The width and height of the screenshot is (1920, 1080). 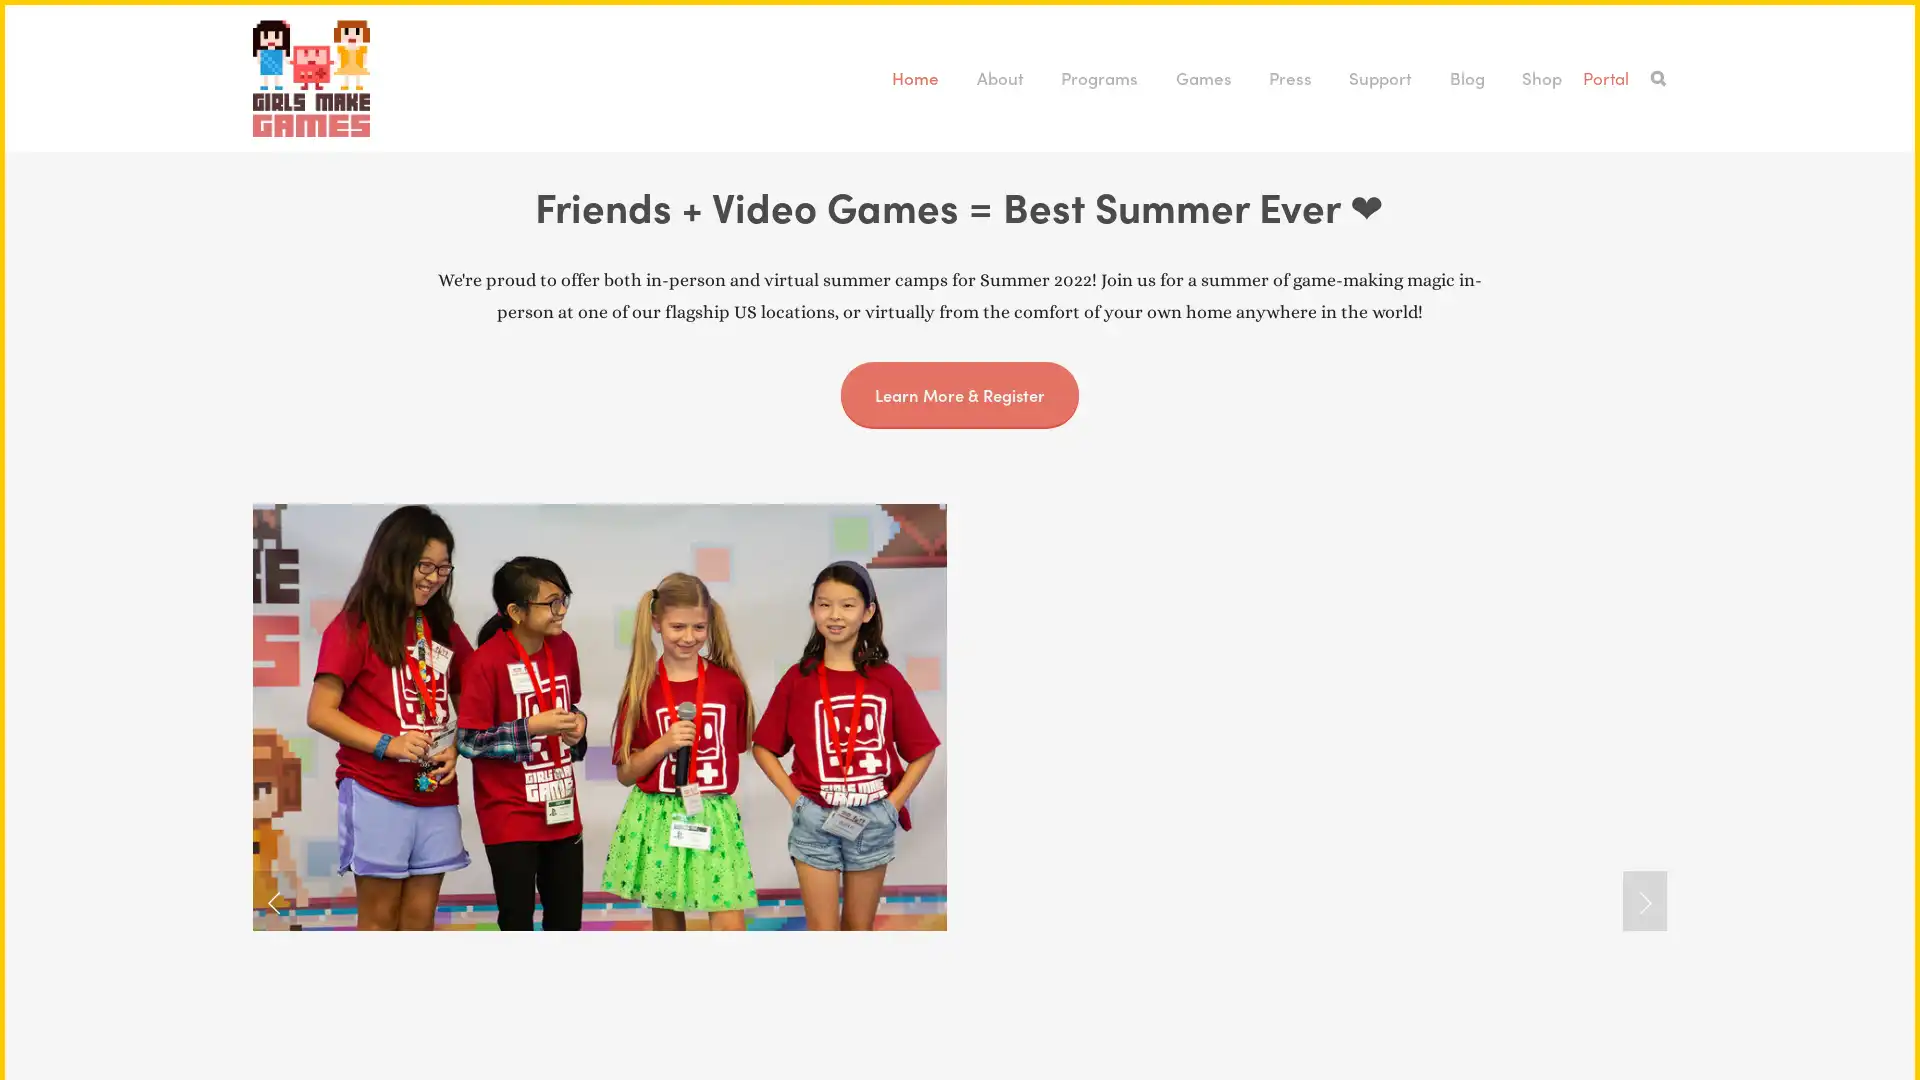 I want to click on Next Slide, so click(x=1645, y=901).